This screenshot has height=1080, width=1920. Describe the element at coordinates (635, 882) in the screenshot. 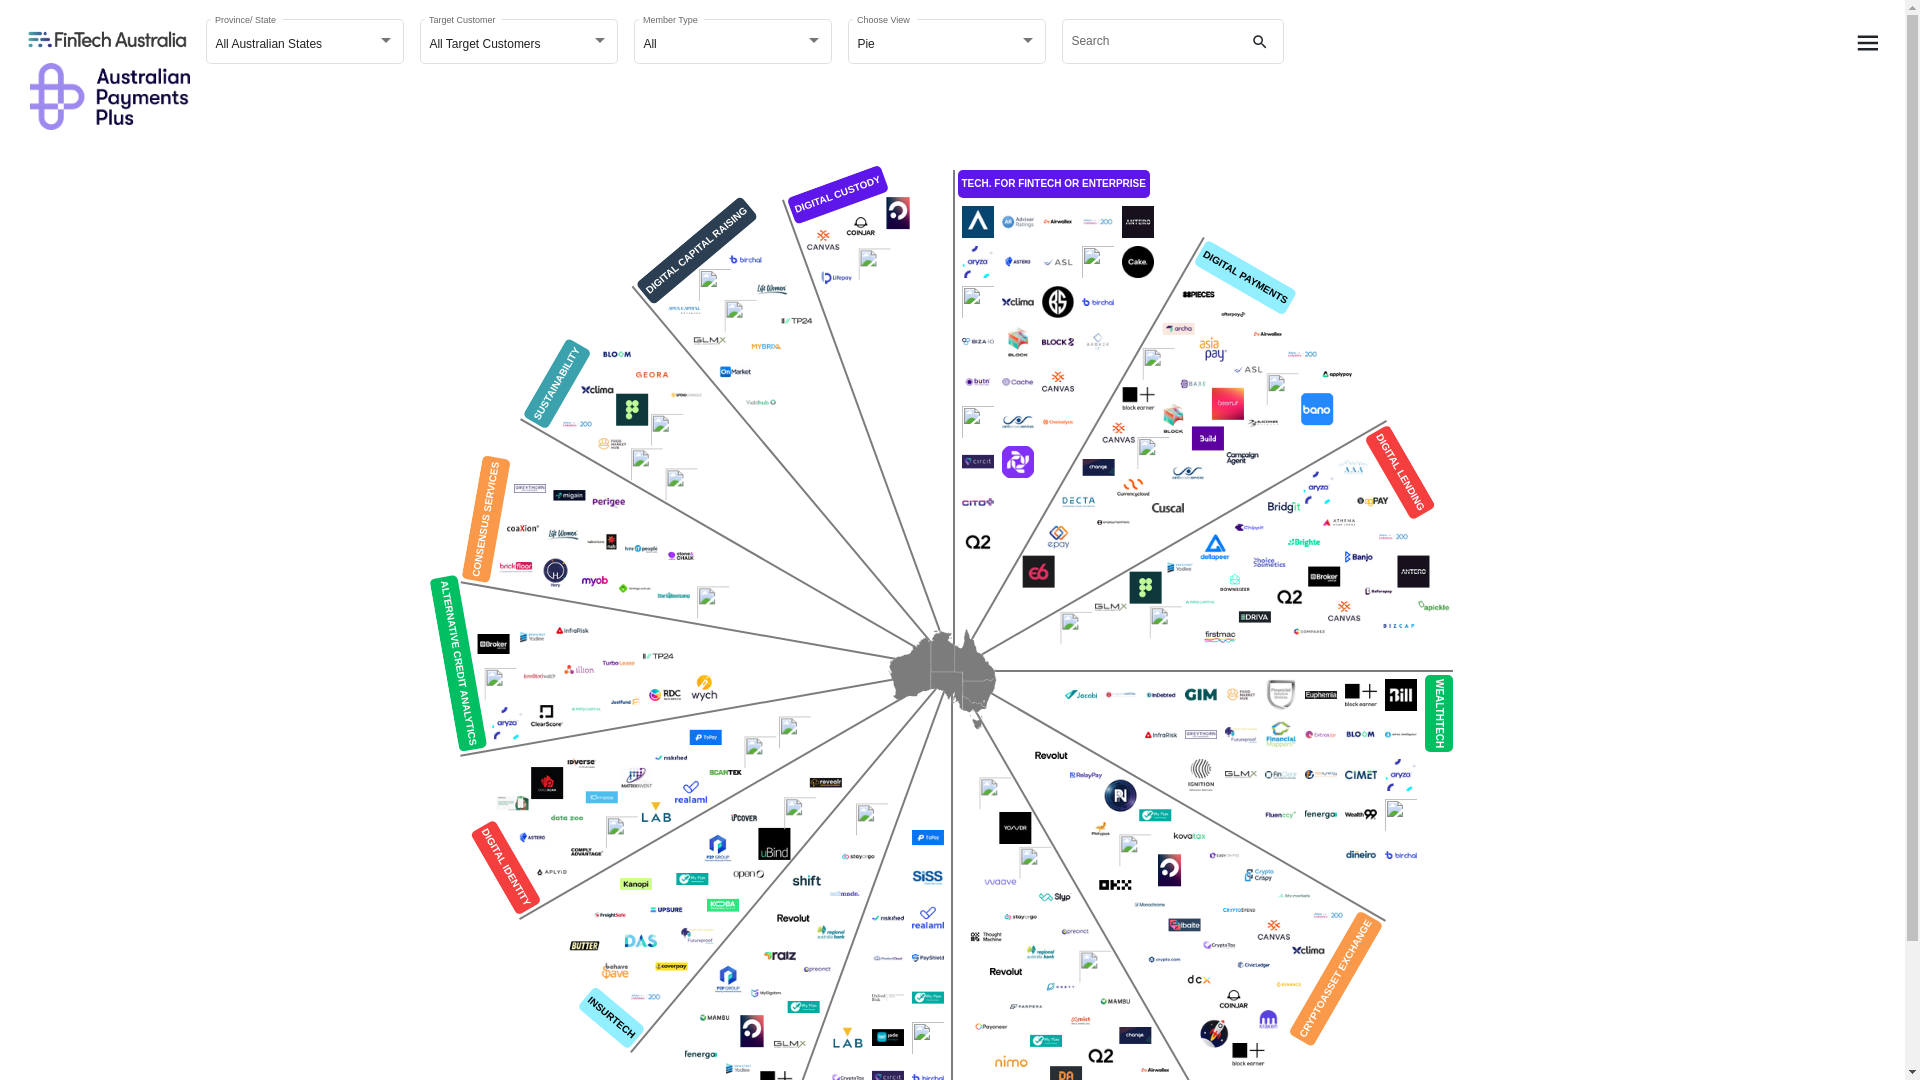

I see `'Kanopi'` at that location.